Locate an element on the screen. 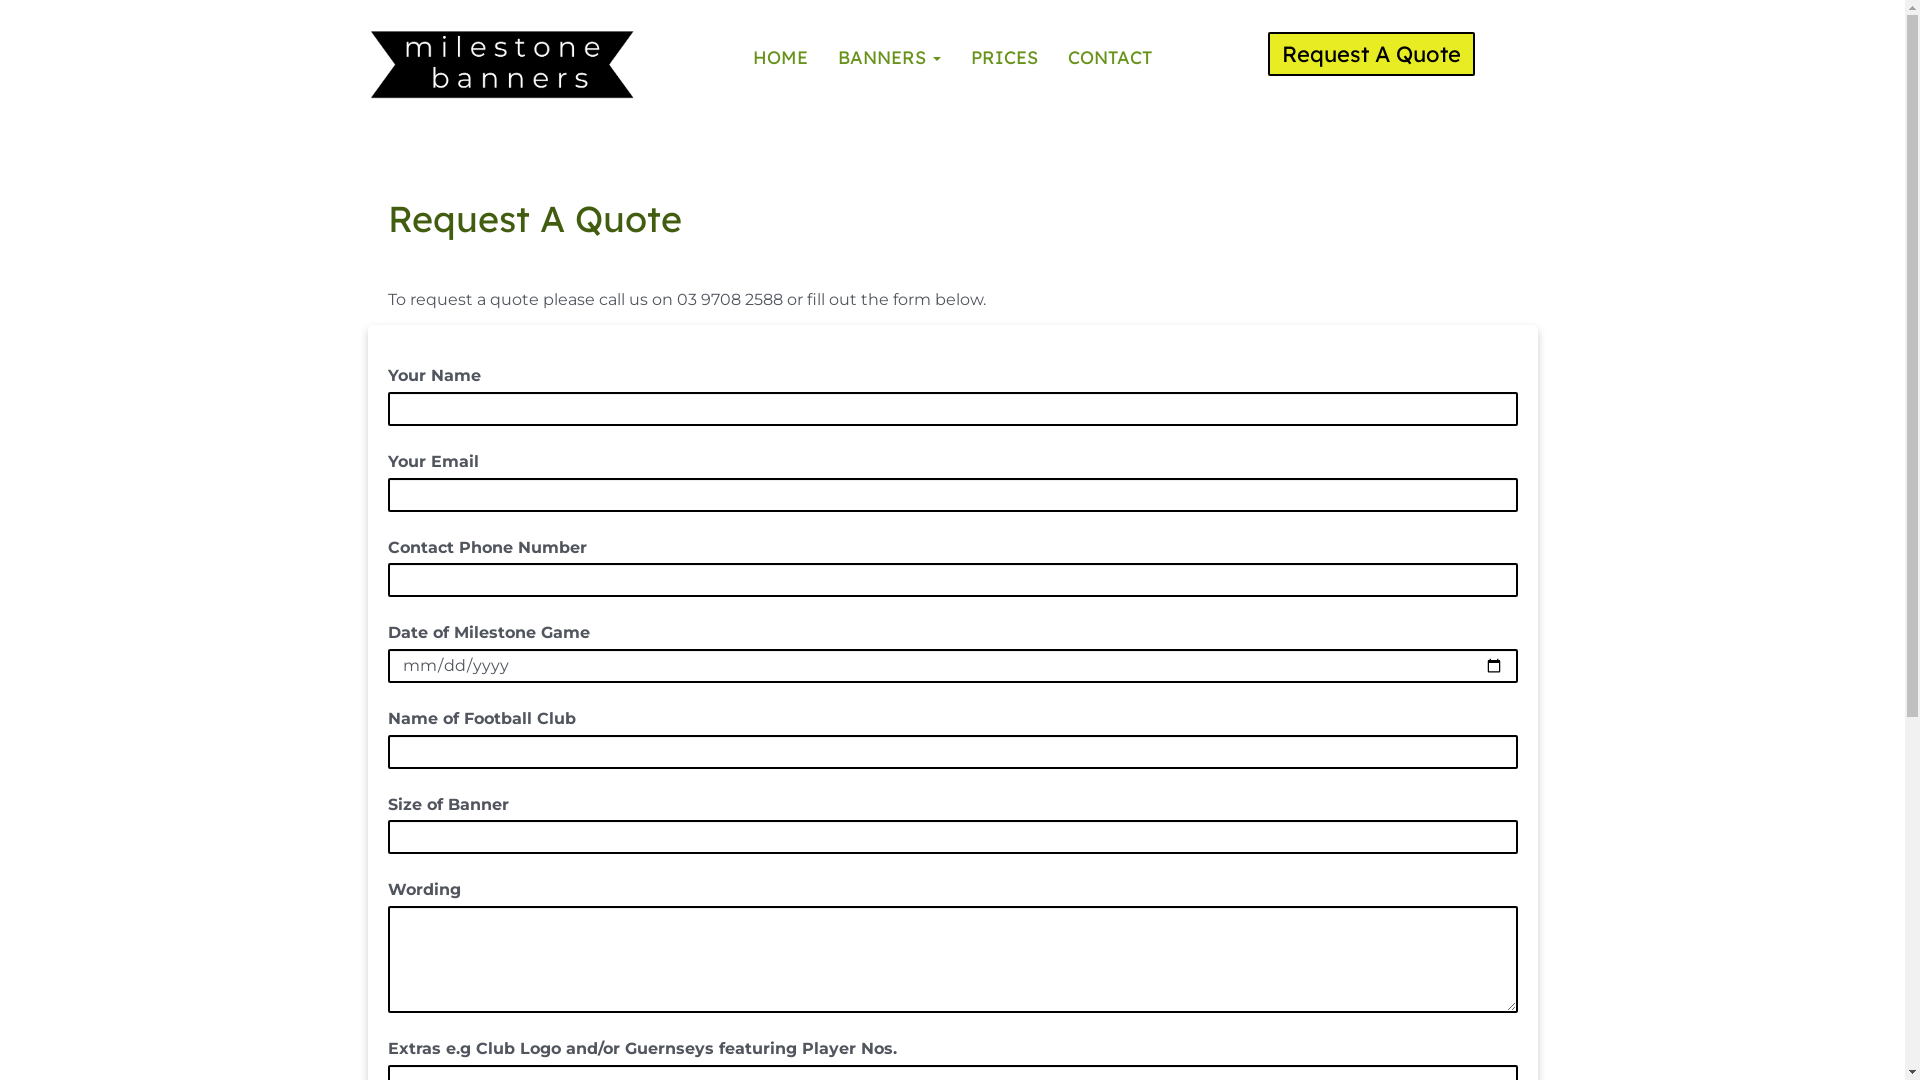 This screenshot has width=1920, height=1080. 'HOME' is located at coordinates (779, 56).